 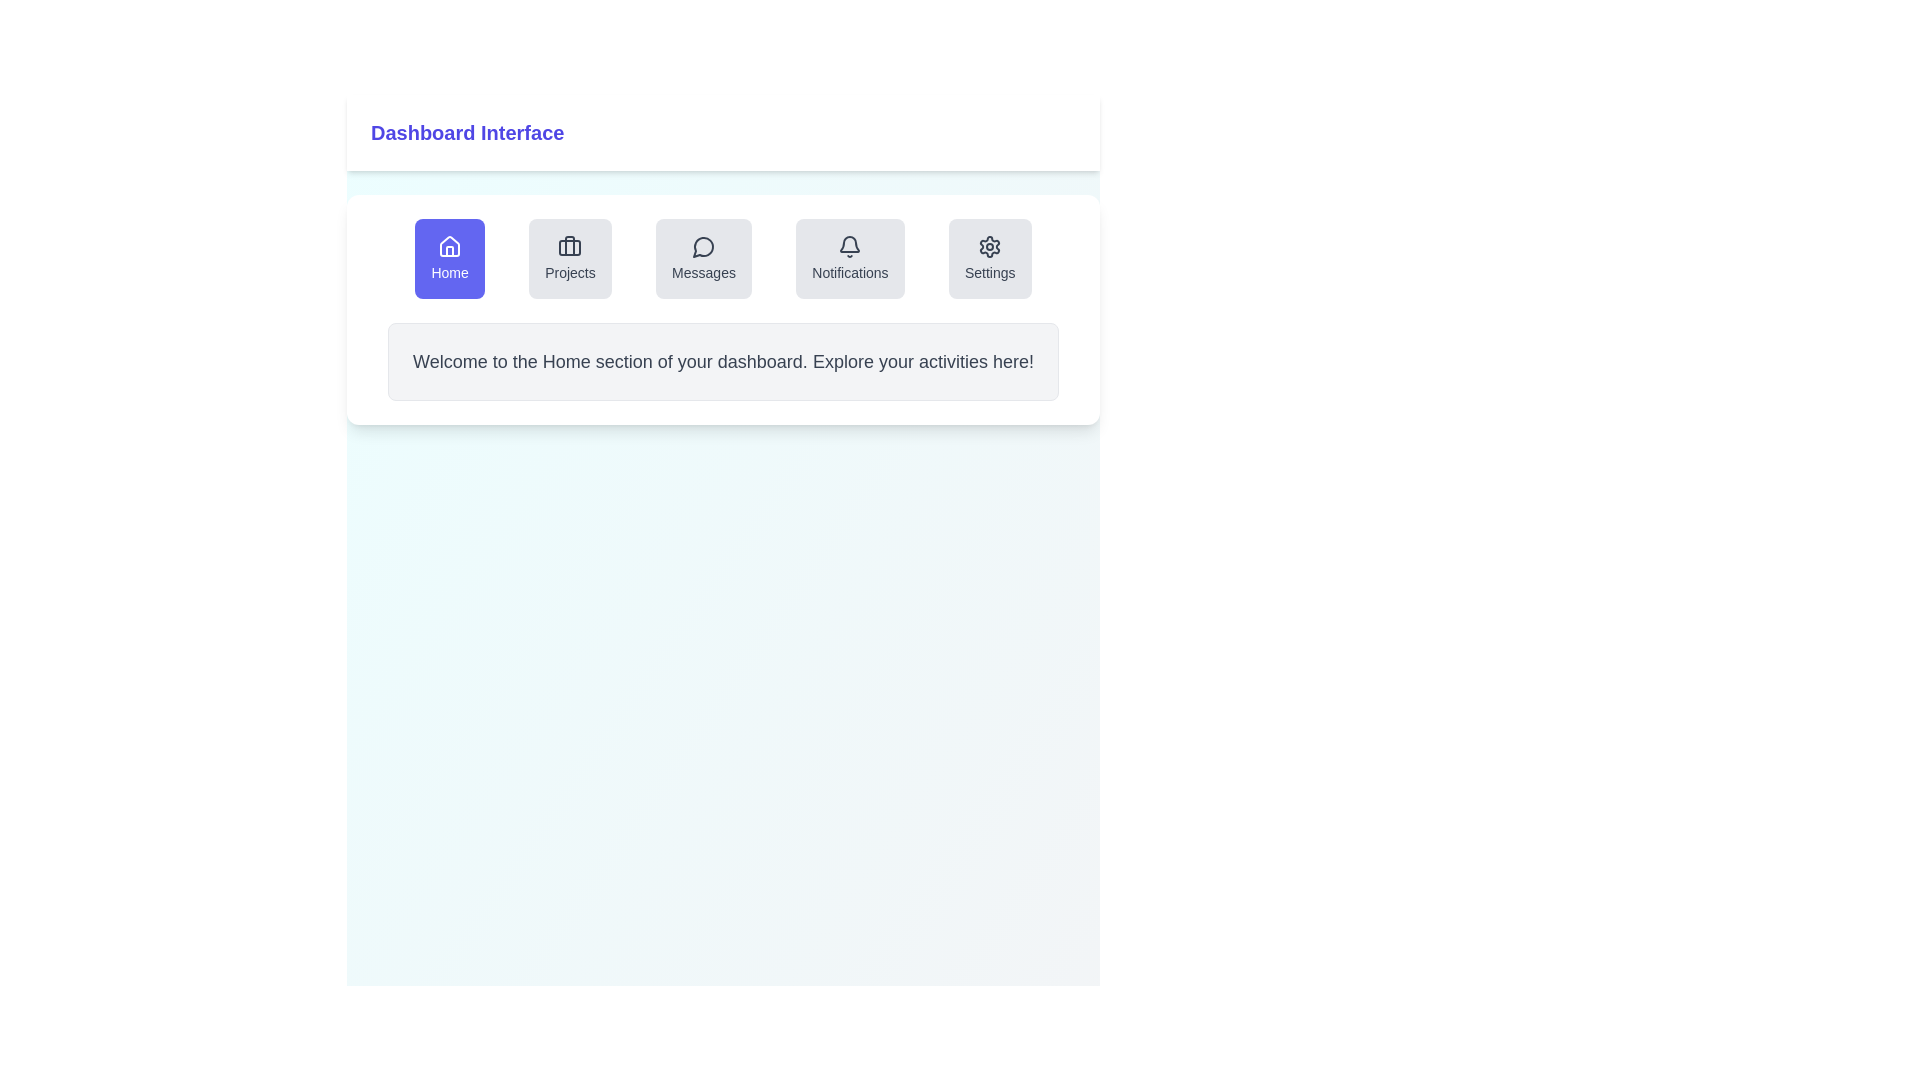 I want to click on text of the 'Notifications' label, which is displayed below the bell icon in the navigation options, so click(x=850, y=273).